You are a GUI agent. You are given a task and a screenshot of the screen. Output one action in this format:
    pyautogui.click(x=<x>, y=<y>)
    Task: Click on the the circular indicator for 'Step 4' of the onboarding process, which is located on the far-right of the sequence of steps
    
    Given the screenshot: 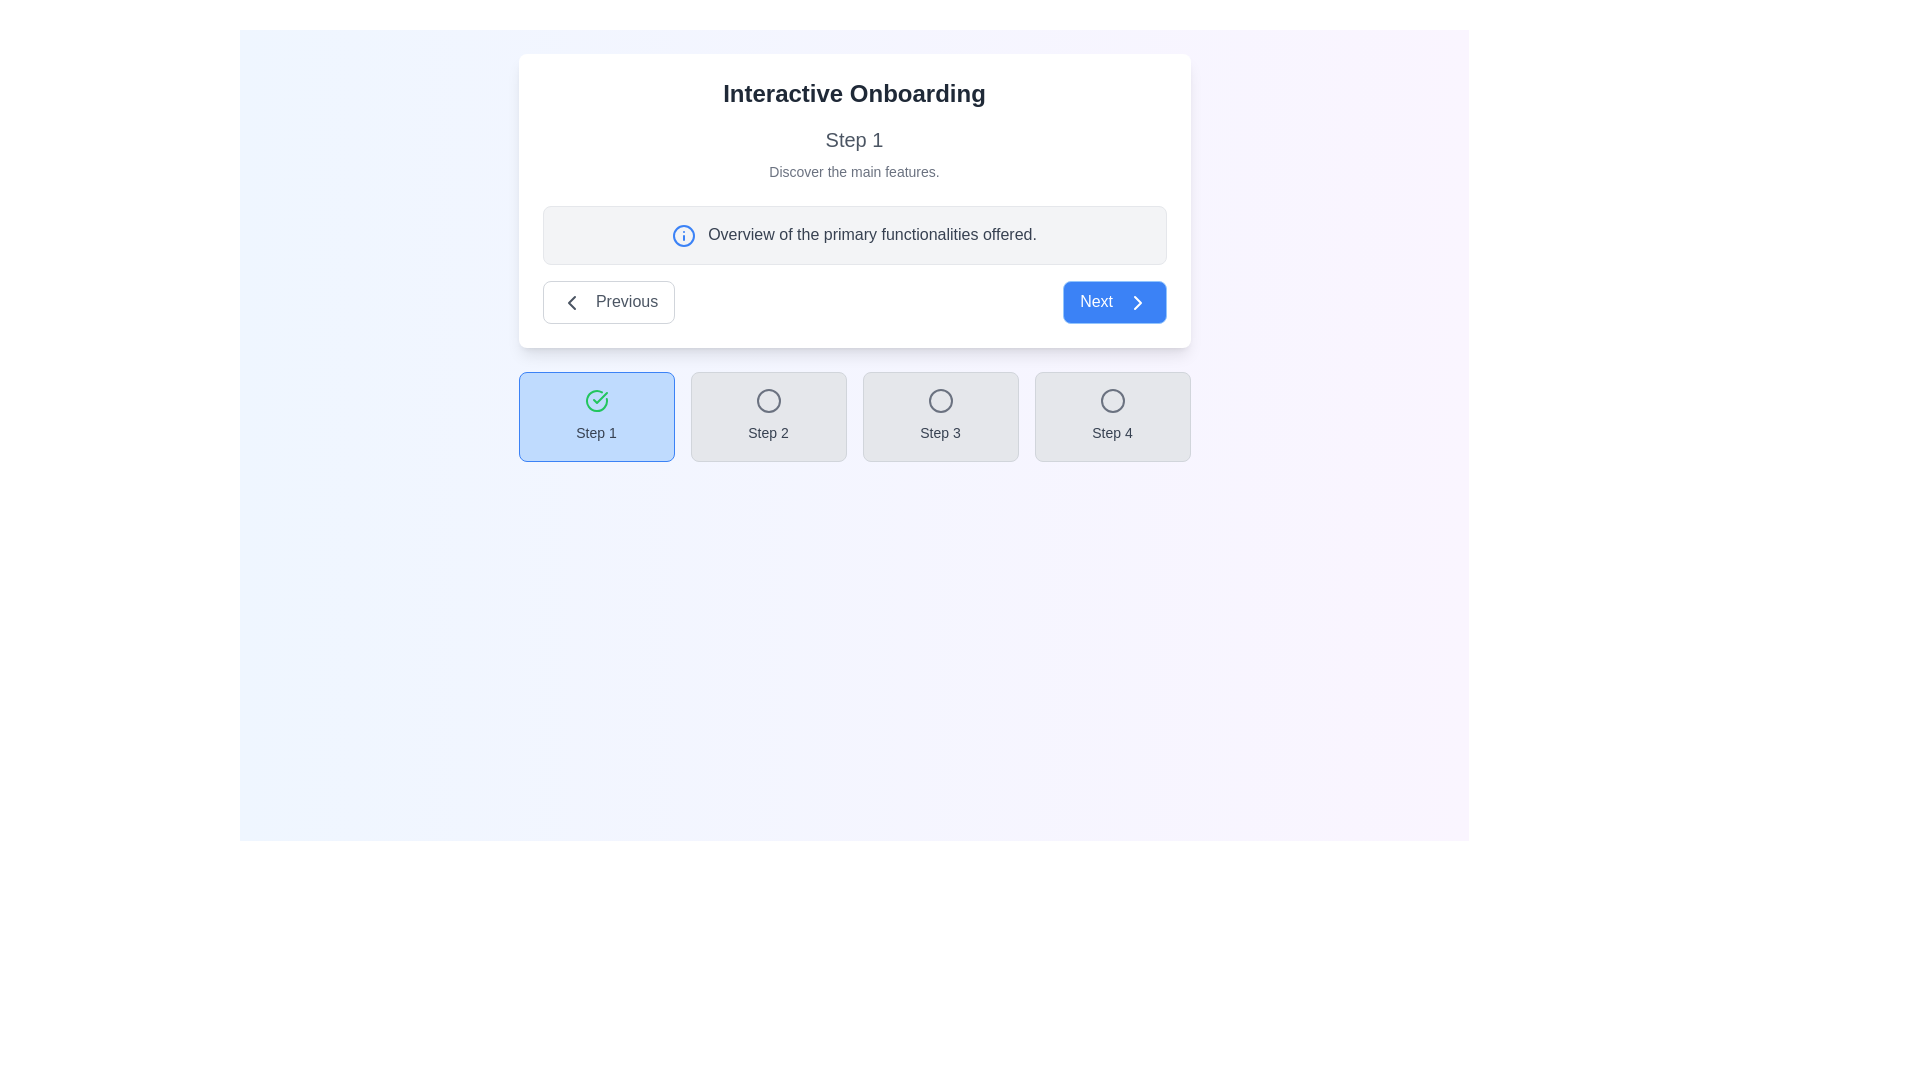 What is the action you would take?
    pyautogui.click(x=1111, y=400)
    